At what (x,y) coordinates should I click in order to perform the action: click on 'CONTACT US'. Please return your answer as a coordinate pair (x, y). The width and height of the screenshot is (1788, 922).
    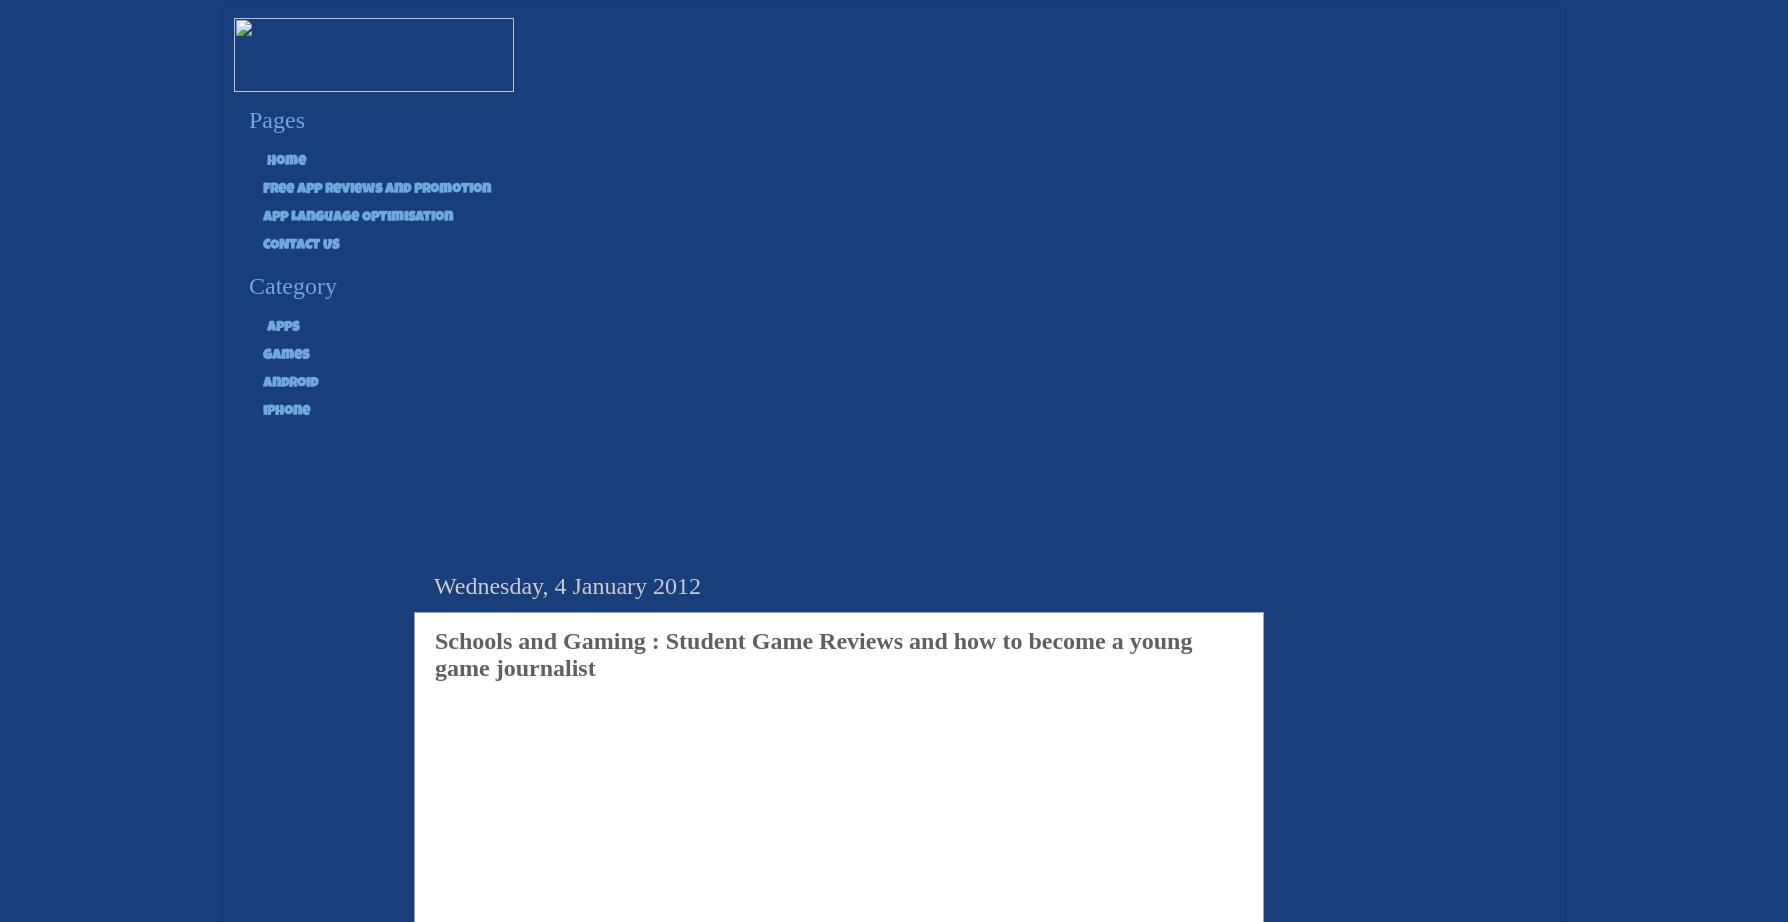
    Looking at the image, I should click on (299, 243).